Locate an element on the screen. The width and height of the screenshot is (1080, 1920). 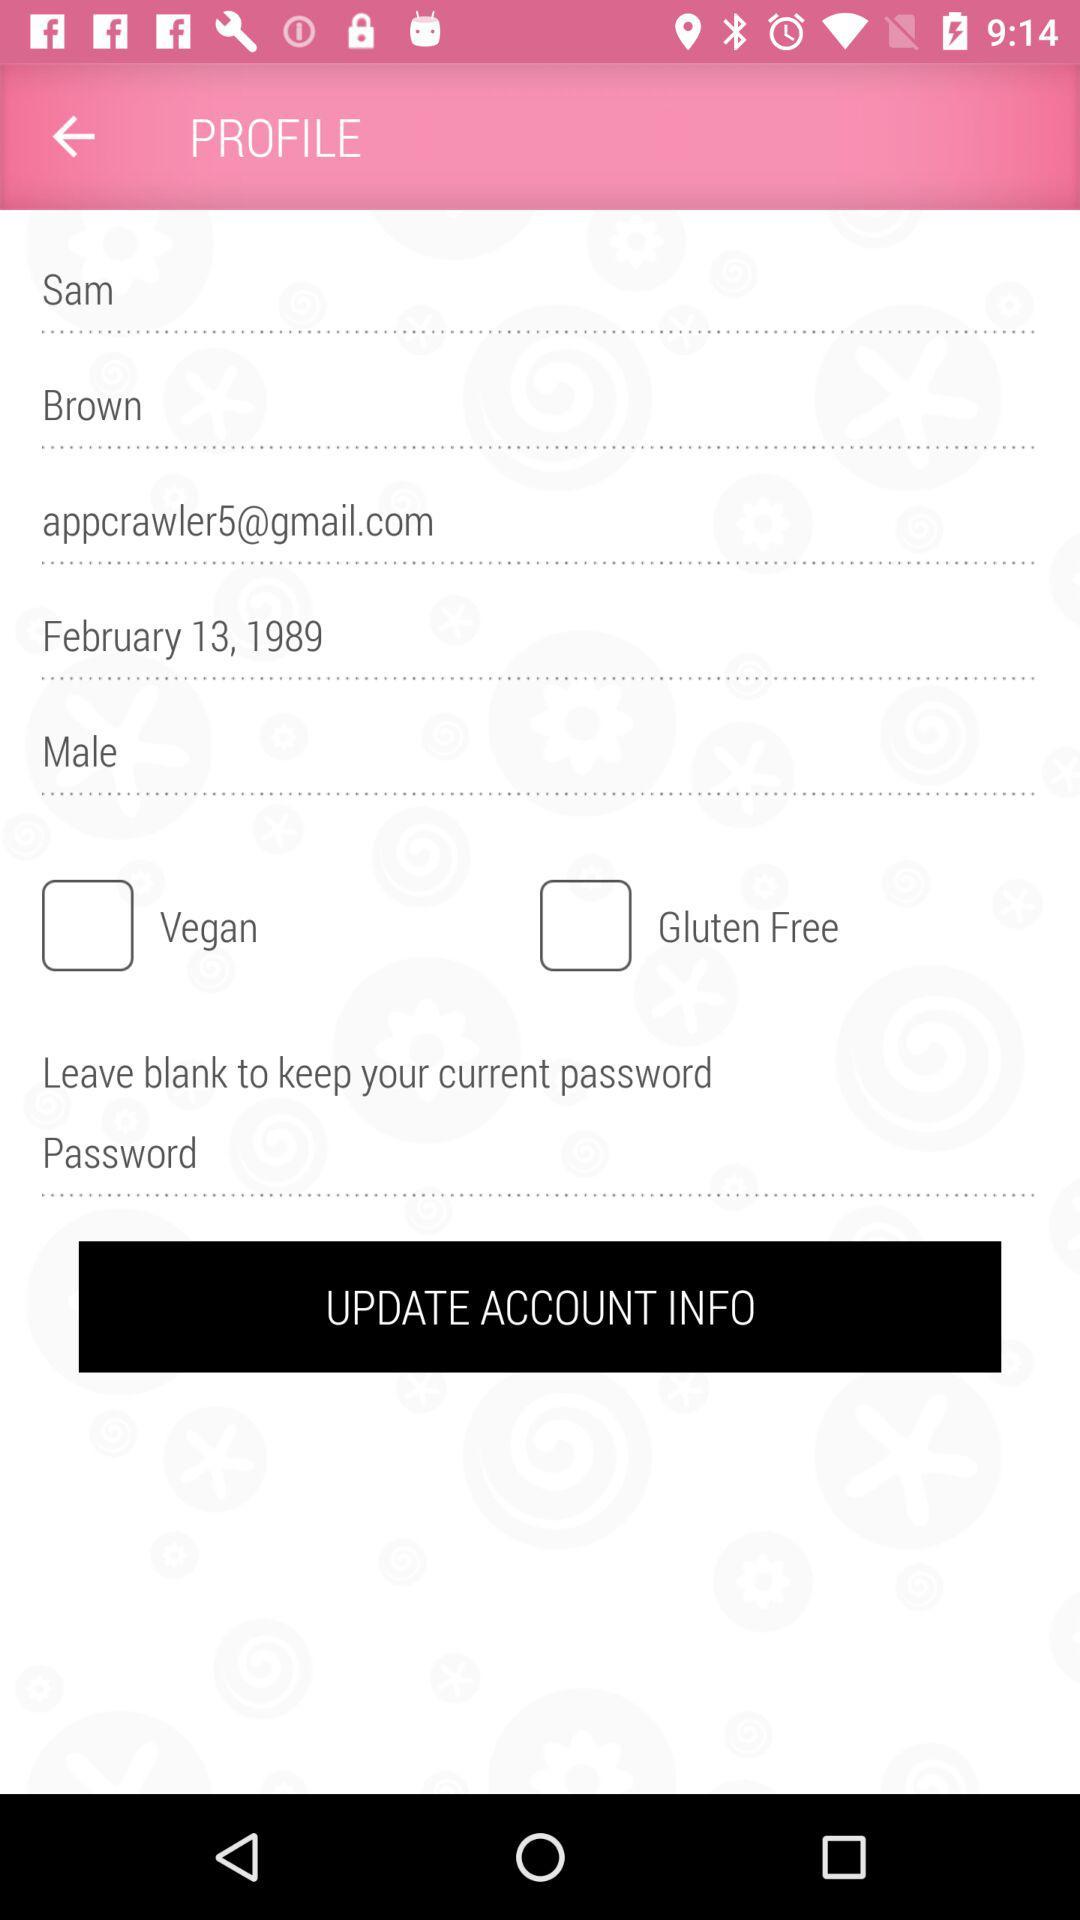
icon below the february 13, 1989 is located at coordinates (540, 759).